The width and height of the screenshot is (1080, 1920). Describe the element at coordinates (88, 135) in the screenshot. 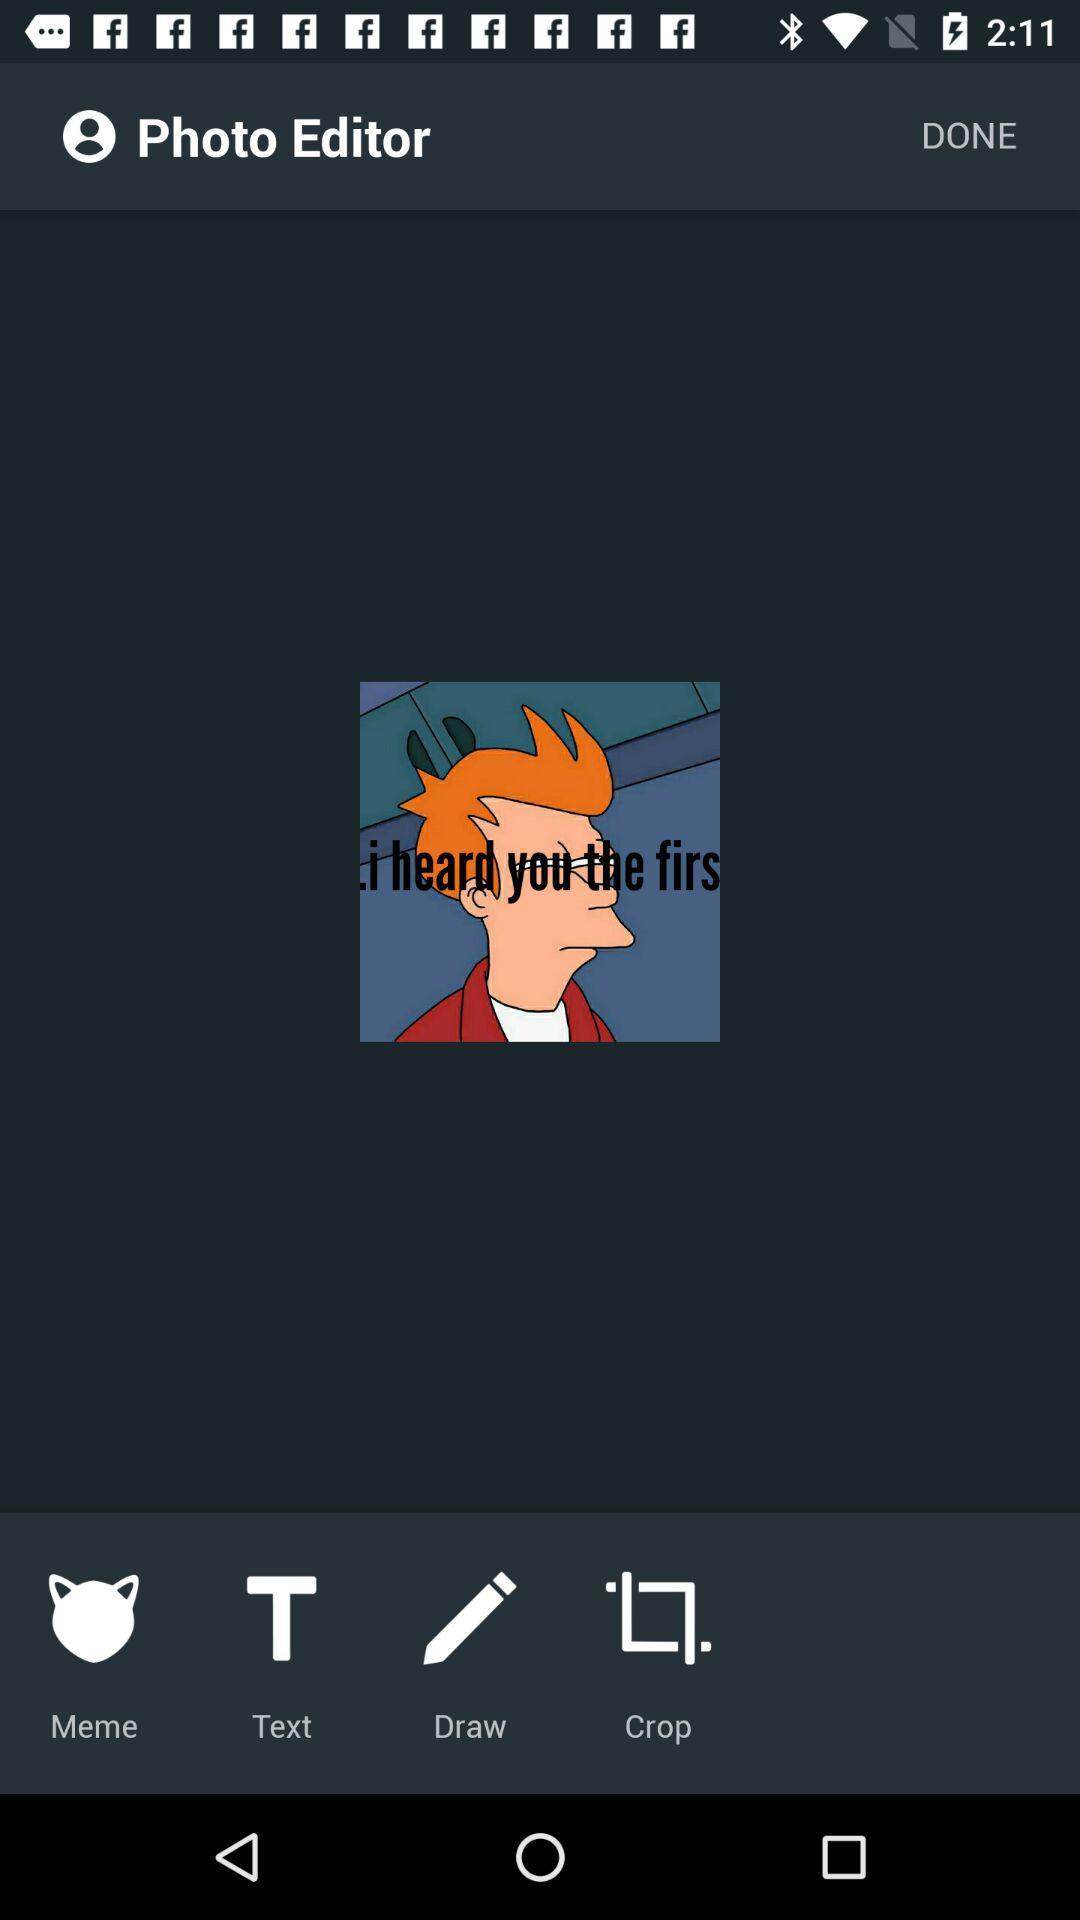

I see `the icon next to photo editor icon` at that location.